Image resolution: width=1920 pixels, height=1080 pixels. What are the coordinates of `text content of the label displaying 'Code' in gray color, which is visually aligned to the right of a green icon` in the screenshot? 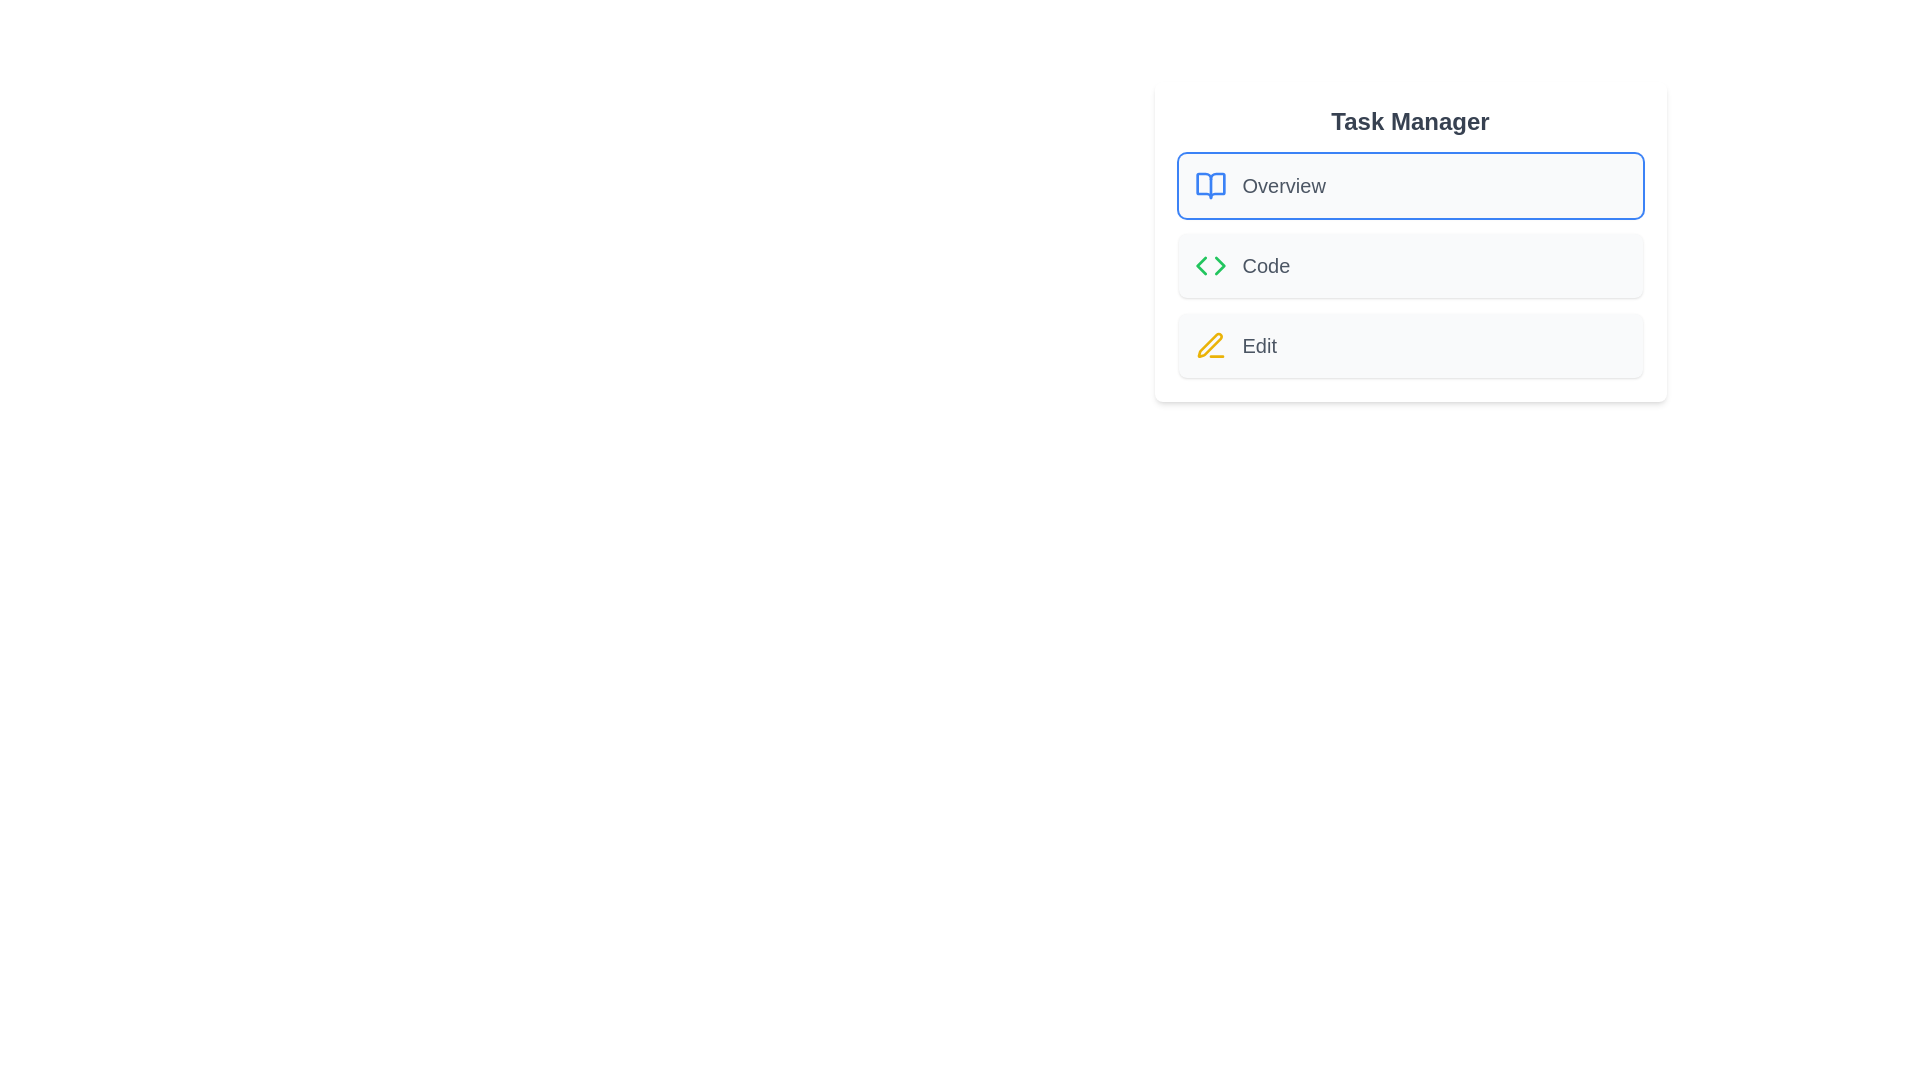 It's located at (1265, 265).